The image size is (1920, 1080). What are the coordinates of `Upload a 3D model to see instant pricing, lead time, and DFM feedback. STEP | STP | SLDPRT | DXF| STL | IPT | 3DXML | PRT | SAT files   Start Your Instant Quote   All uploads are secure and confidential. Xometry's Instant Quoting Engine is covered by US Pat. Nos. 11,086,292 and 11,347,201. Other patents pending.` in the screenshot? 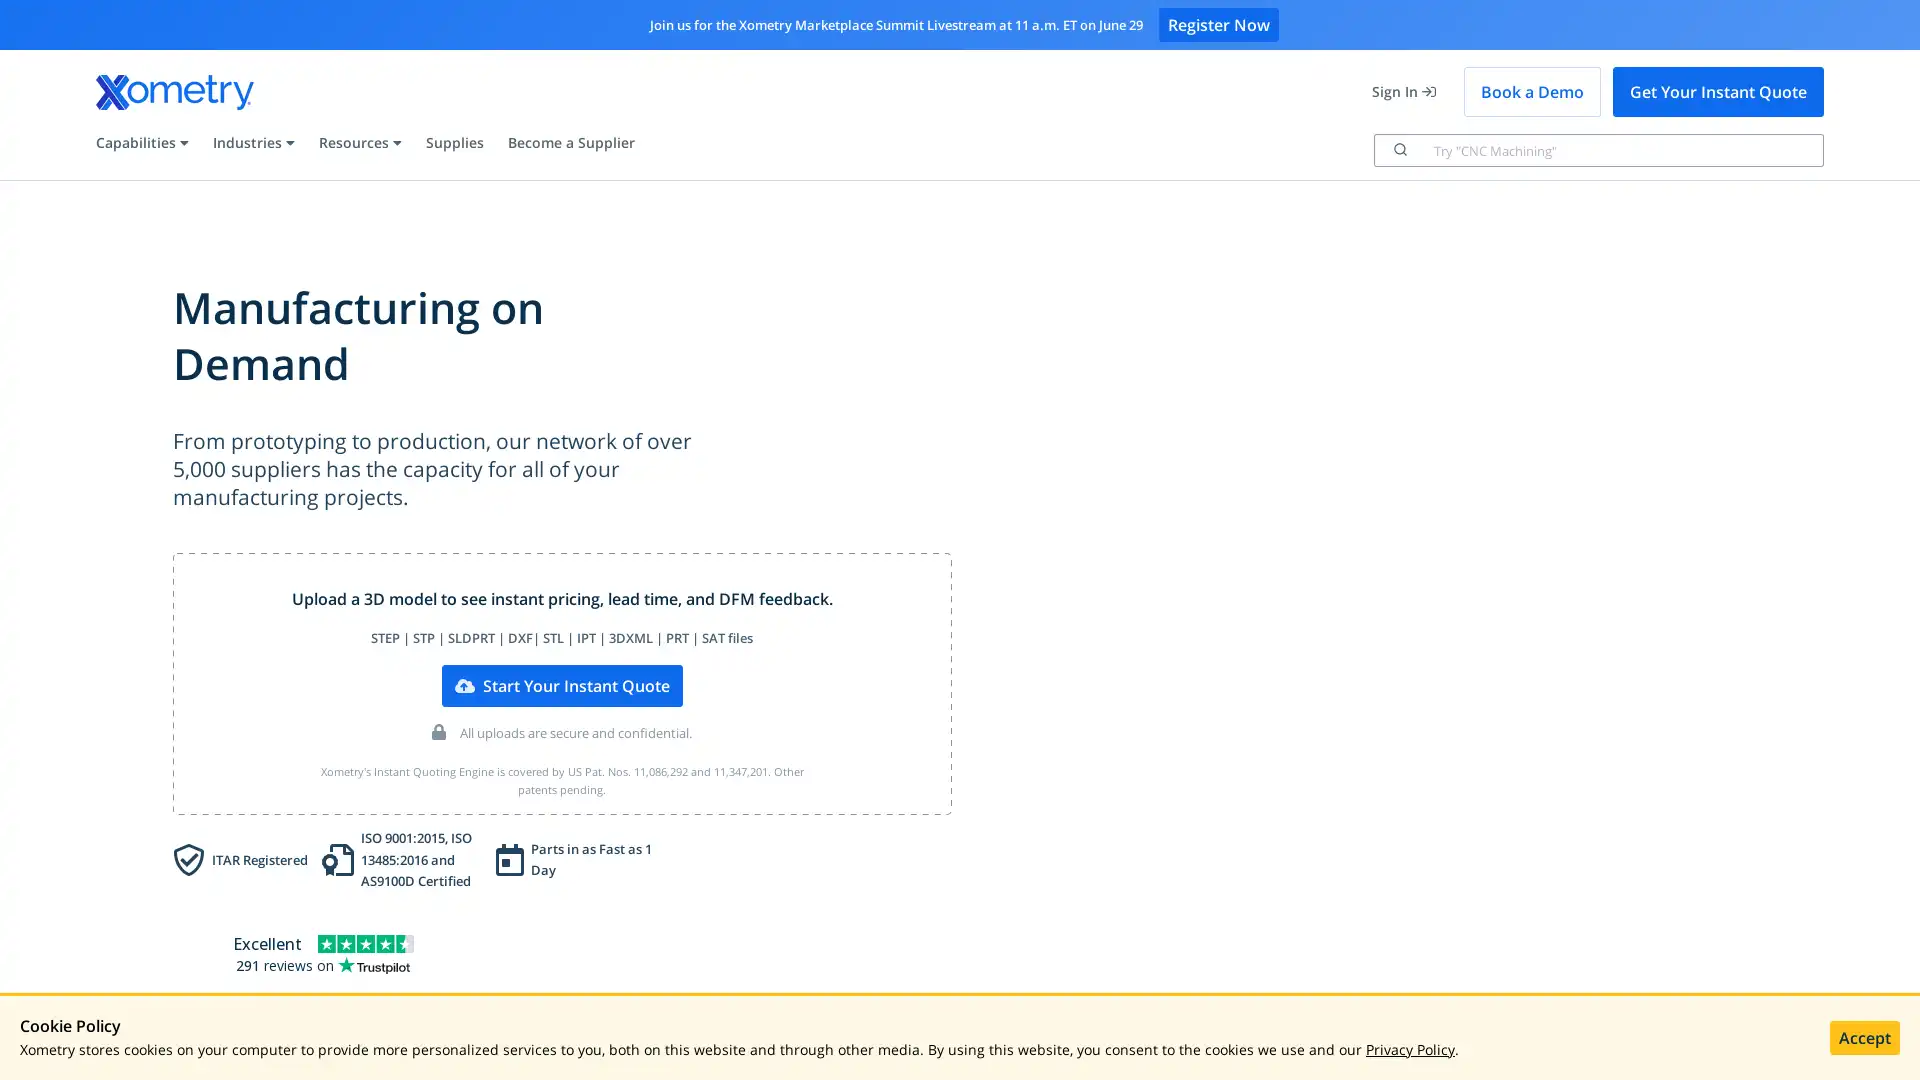 It's located at (560, 682).